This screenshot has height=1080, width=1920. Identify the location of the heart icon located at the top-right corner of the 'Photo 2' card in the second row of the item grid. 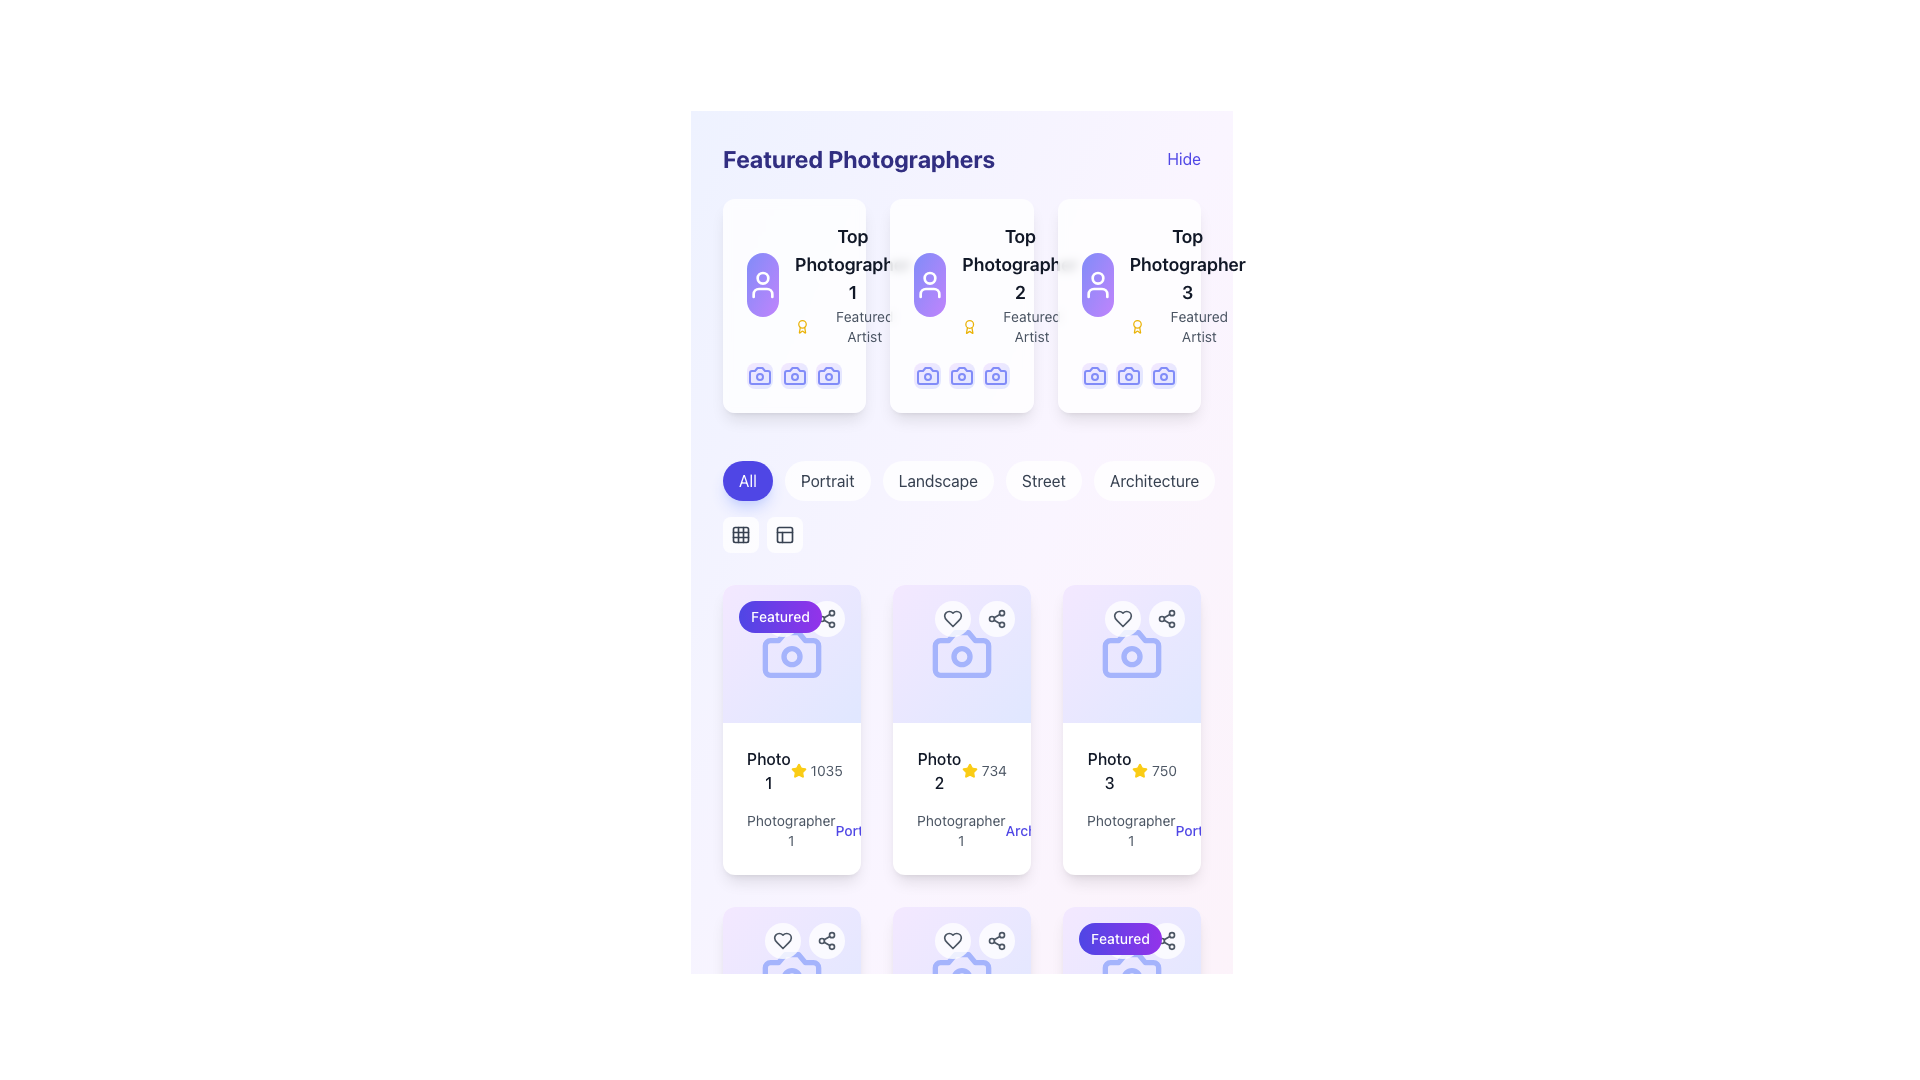
(952, 617).